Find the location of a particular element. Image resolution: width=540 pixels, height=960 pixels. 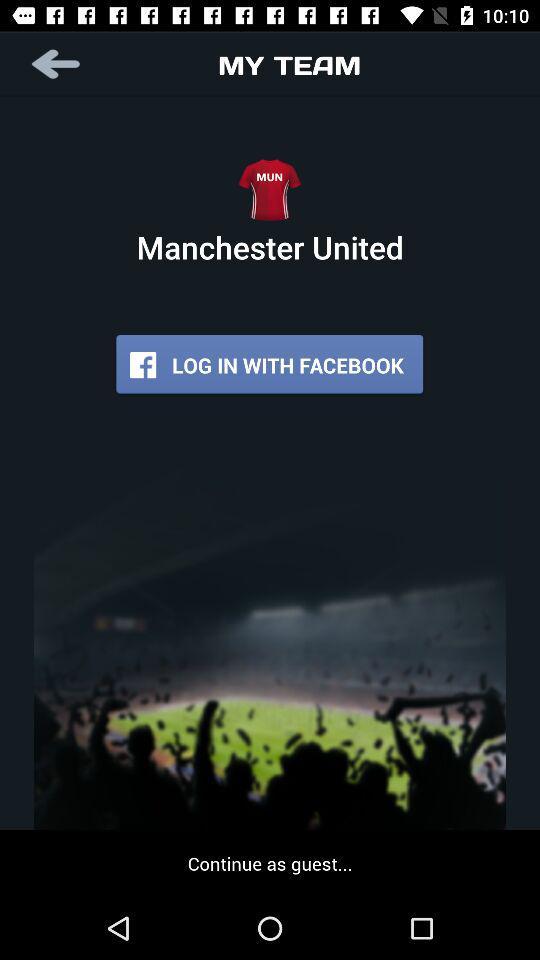

log in with icon is located at coordinates (269, 364).